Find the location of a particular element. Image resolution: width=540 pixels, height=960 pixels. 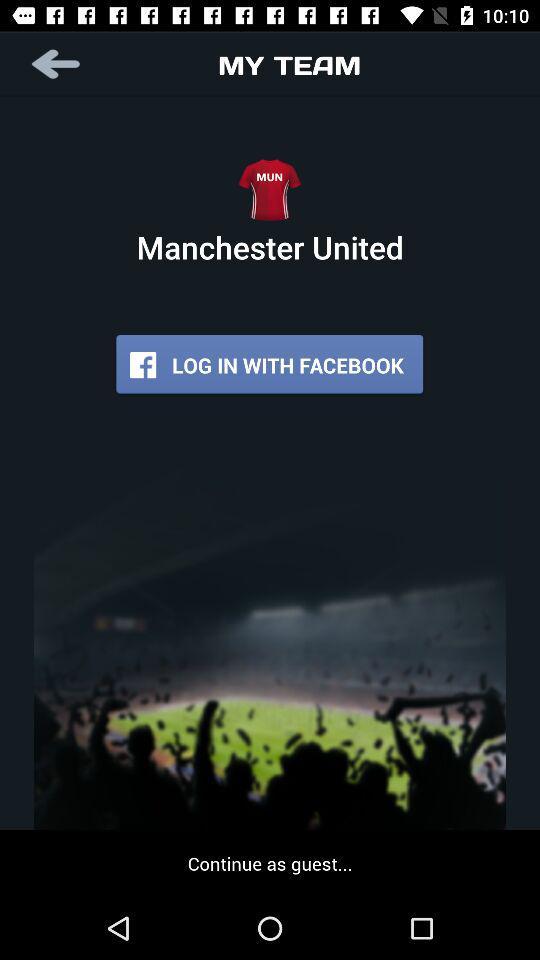

log in with icon is located at coordinates (269, 364).